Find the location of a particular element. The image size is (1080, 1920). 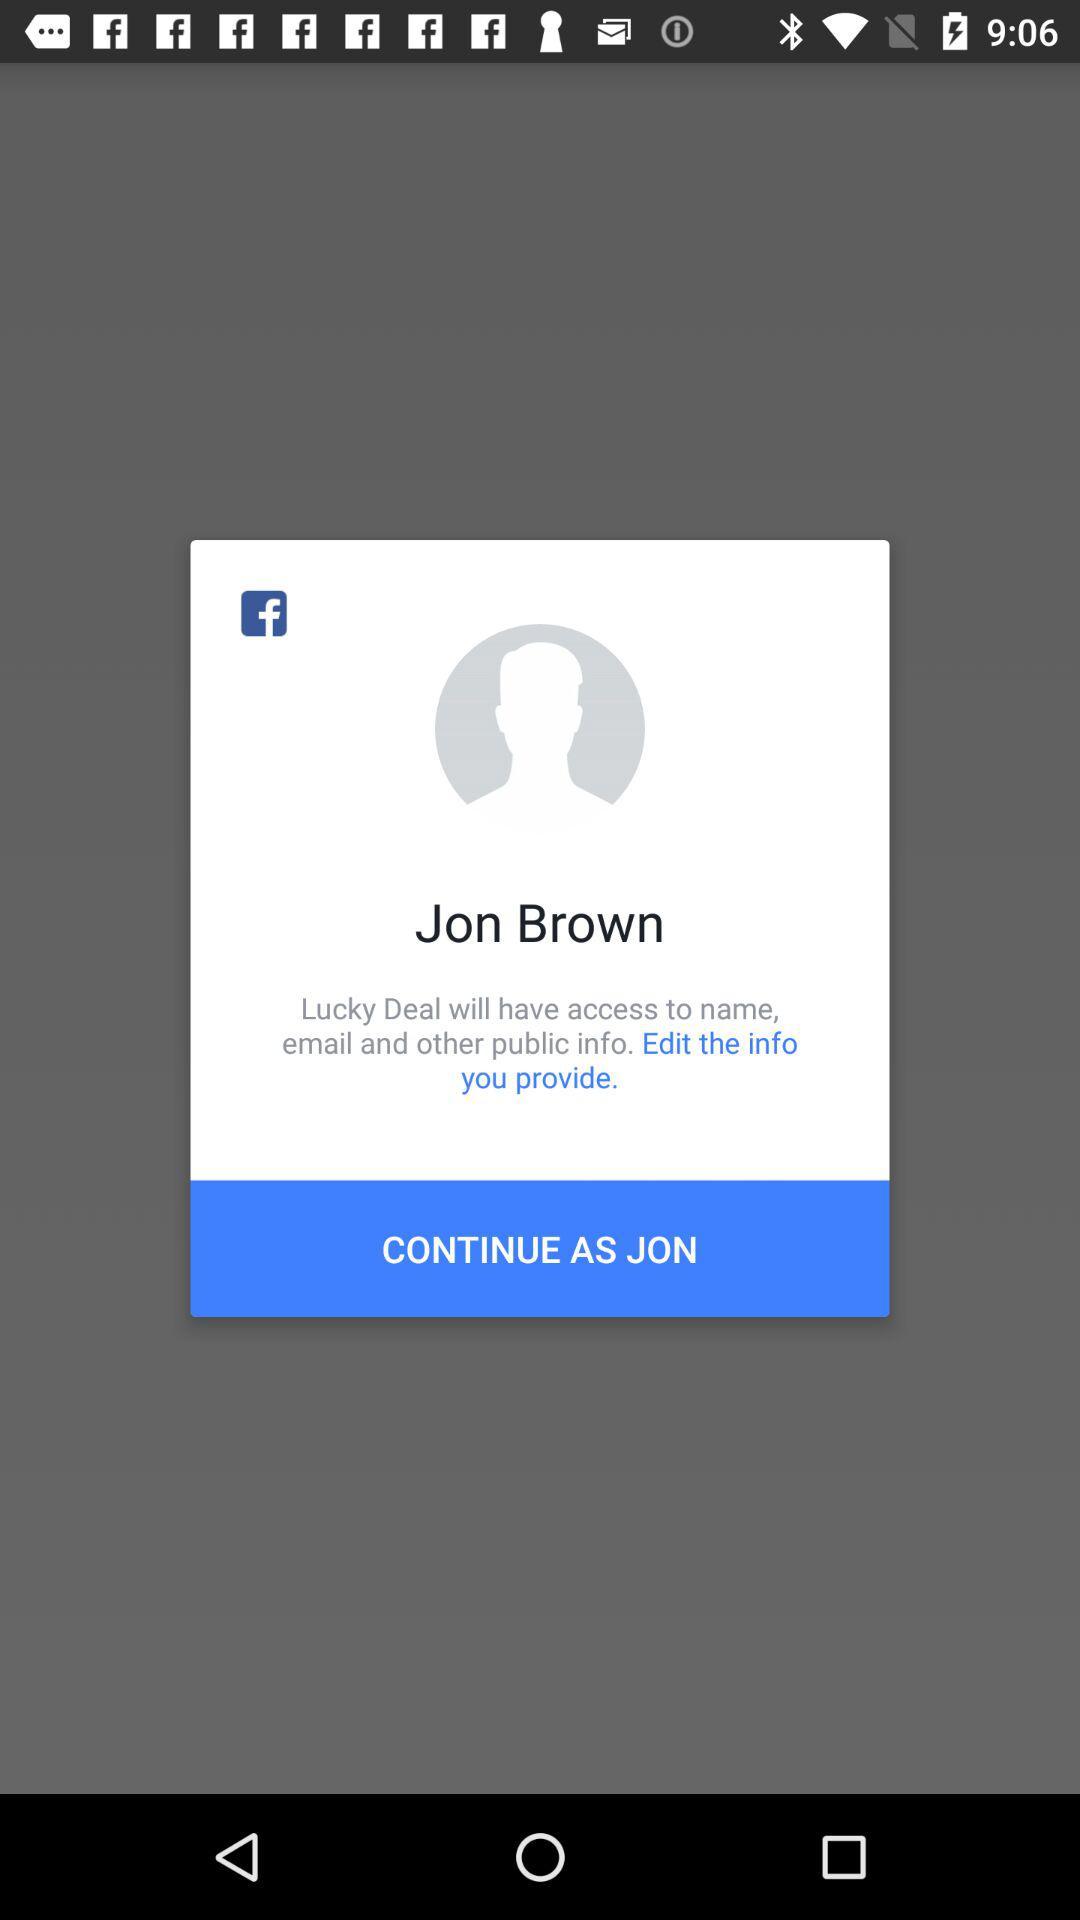

icon below jon brown is located at coordinates (540, 1041).